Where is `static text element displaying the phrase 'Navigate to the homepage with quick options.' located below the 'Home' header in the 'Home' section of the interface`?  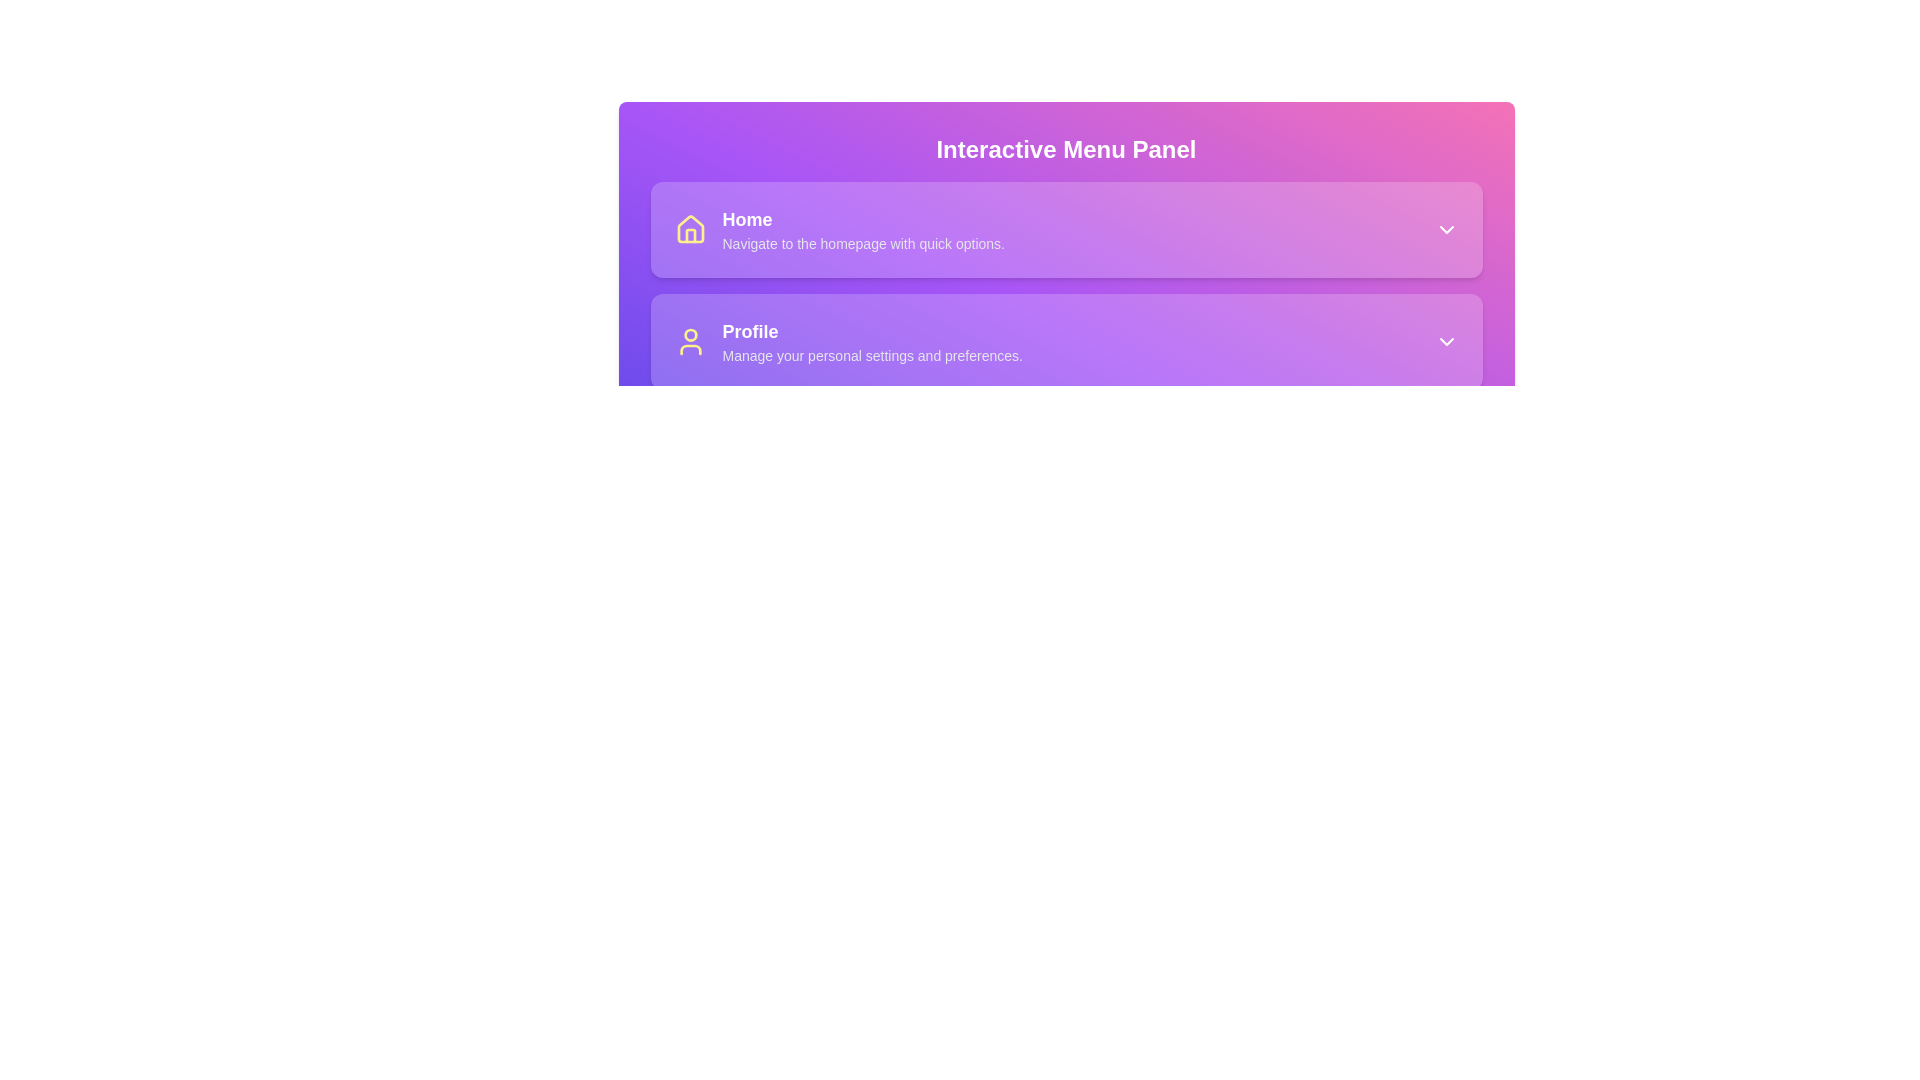
static text element displaying the phrase 'Navigate to the homepage with quick options.' located below the 'Home' header in the 'Home' section of the interface is located at coordinates (863, 242).